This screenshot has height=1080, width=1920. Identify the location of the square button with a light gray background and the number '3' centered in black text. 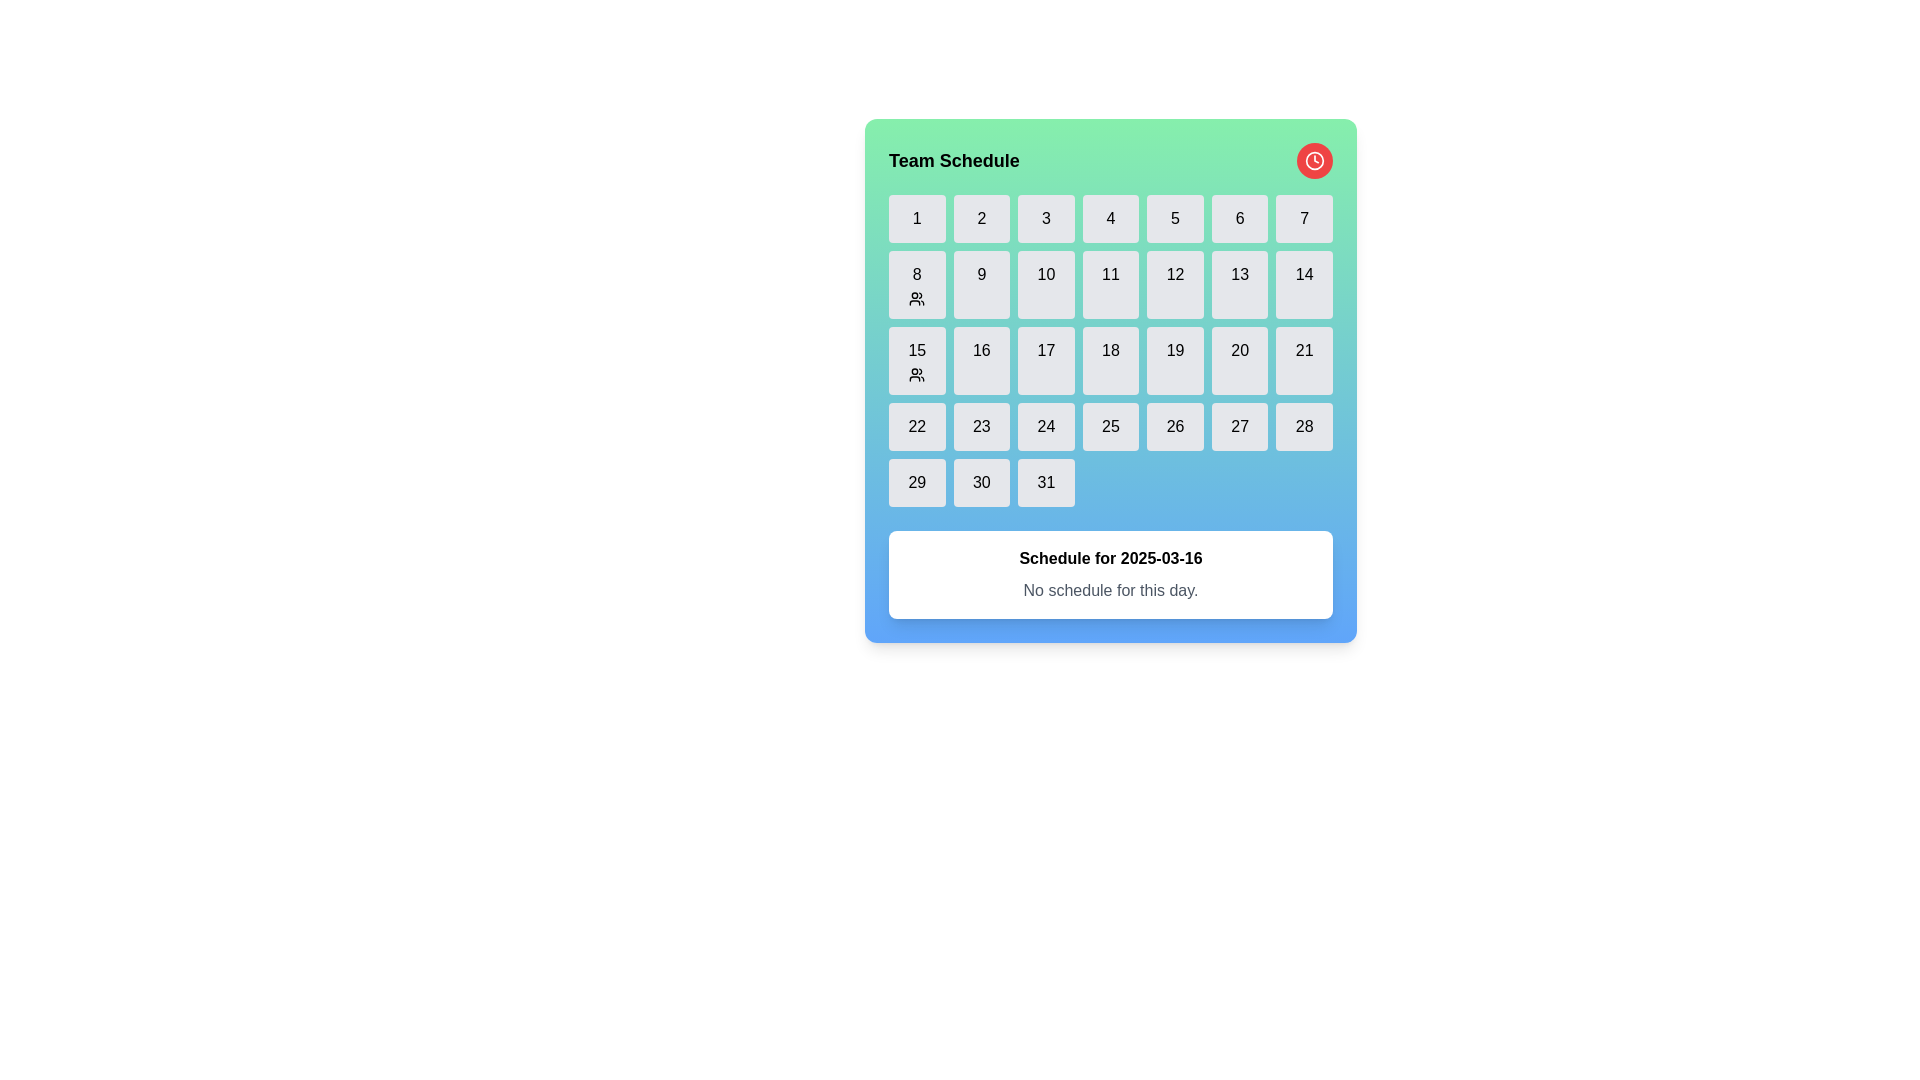
(1045, 219).